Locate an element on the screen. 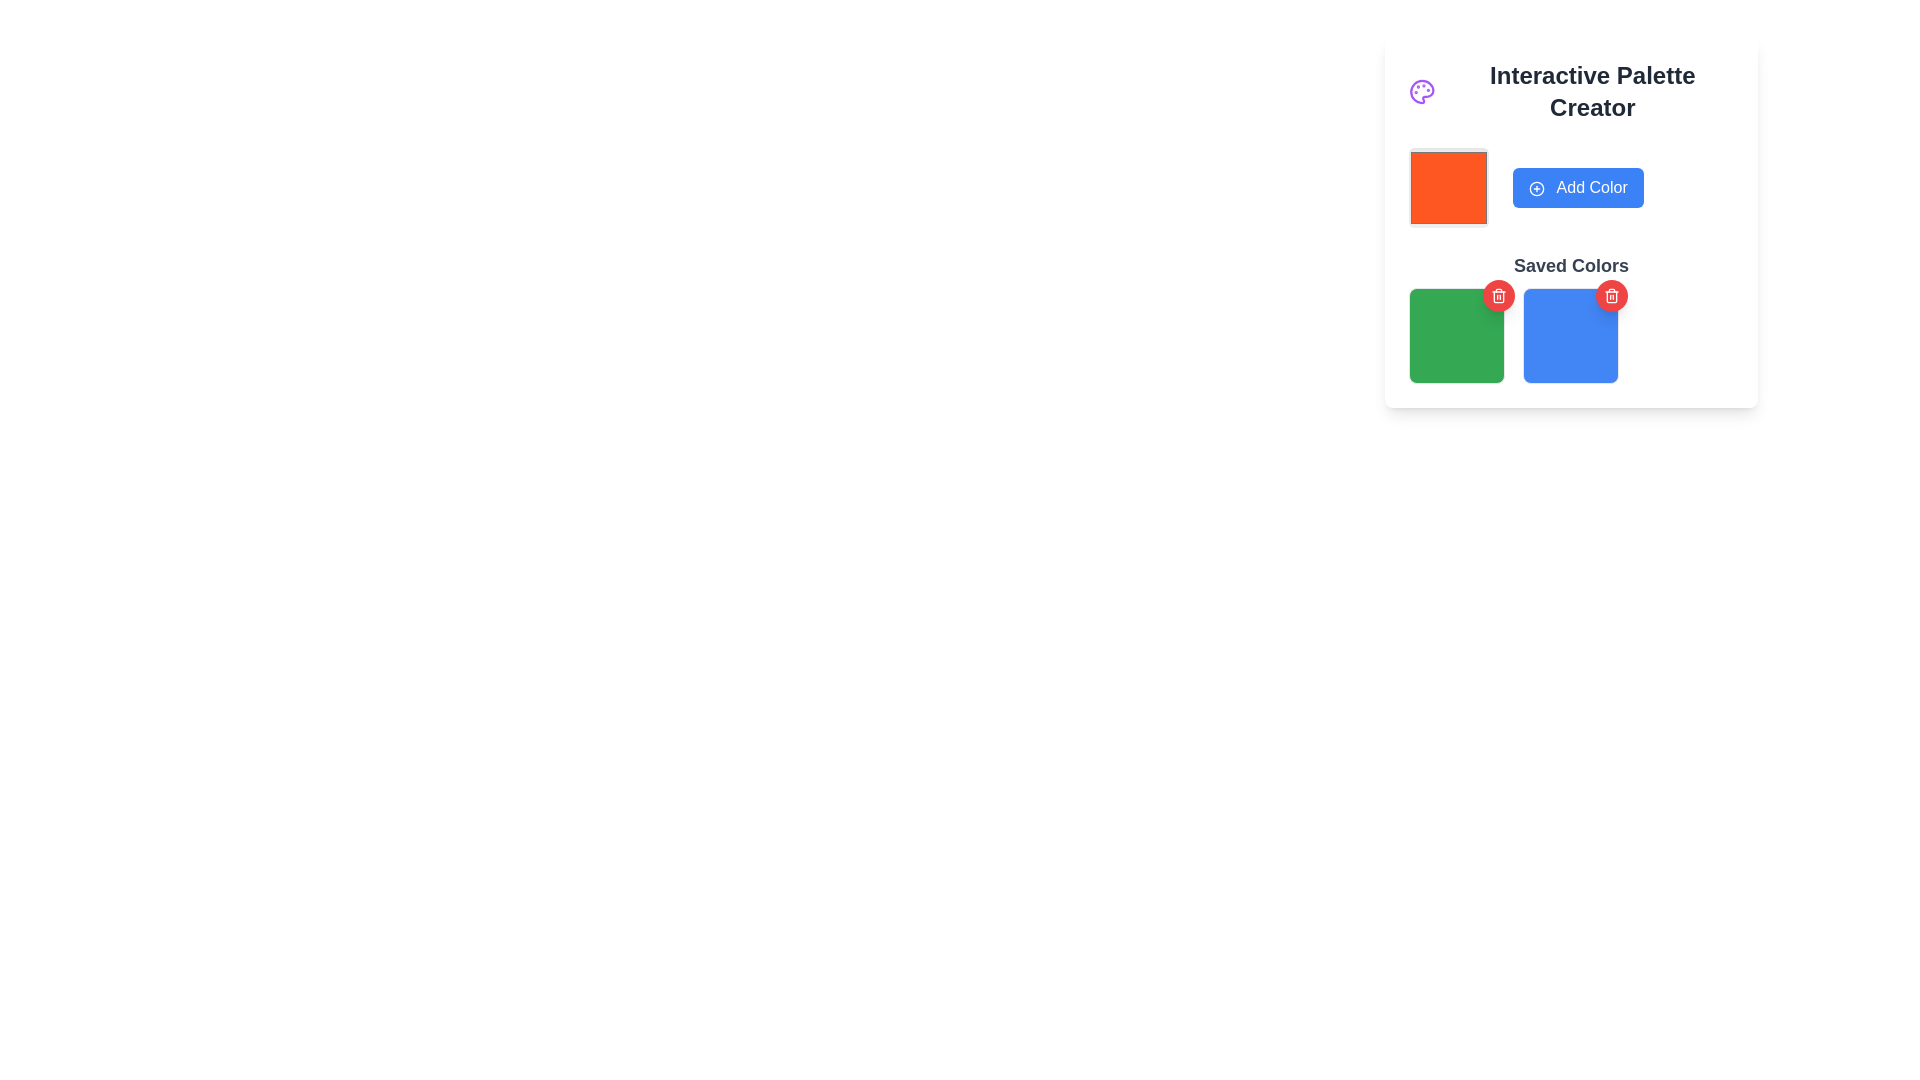 This screenshot has height=1080, width=1920. the trash can icon button with a red circular background is located at coordinates (1612, 296).